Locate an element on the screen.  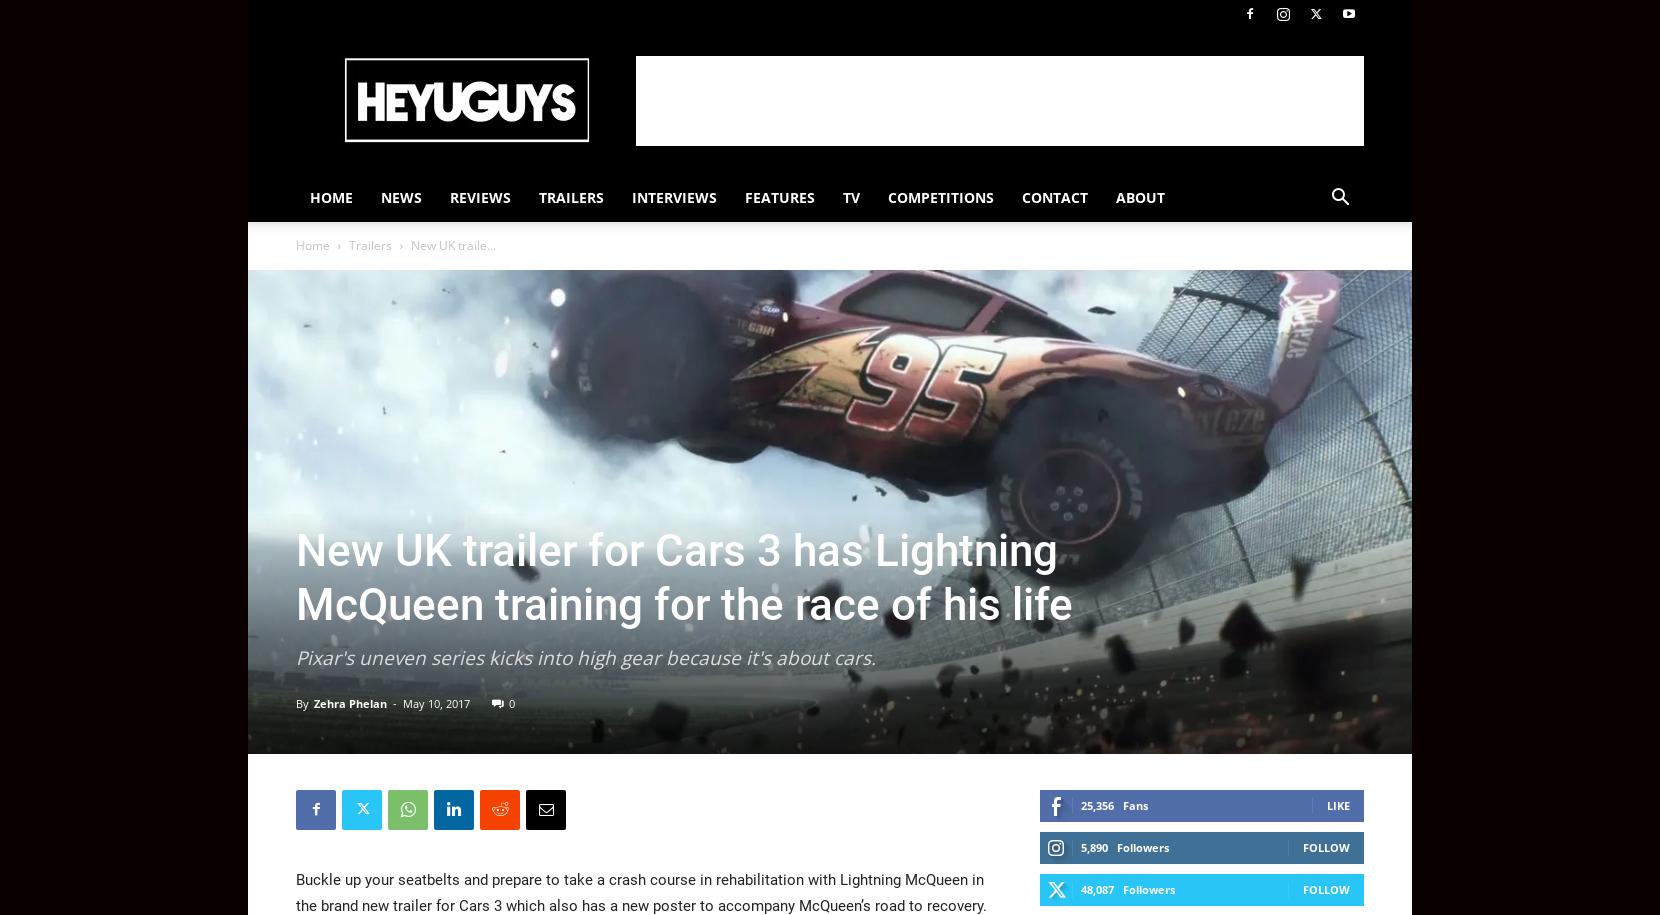
'By' is located at coordinates (301, 701).